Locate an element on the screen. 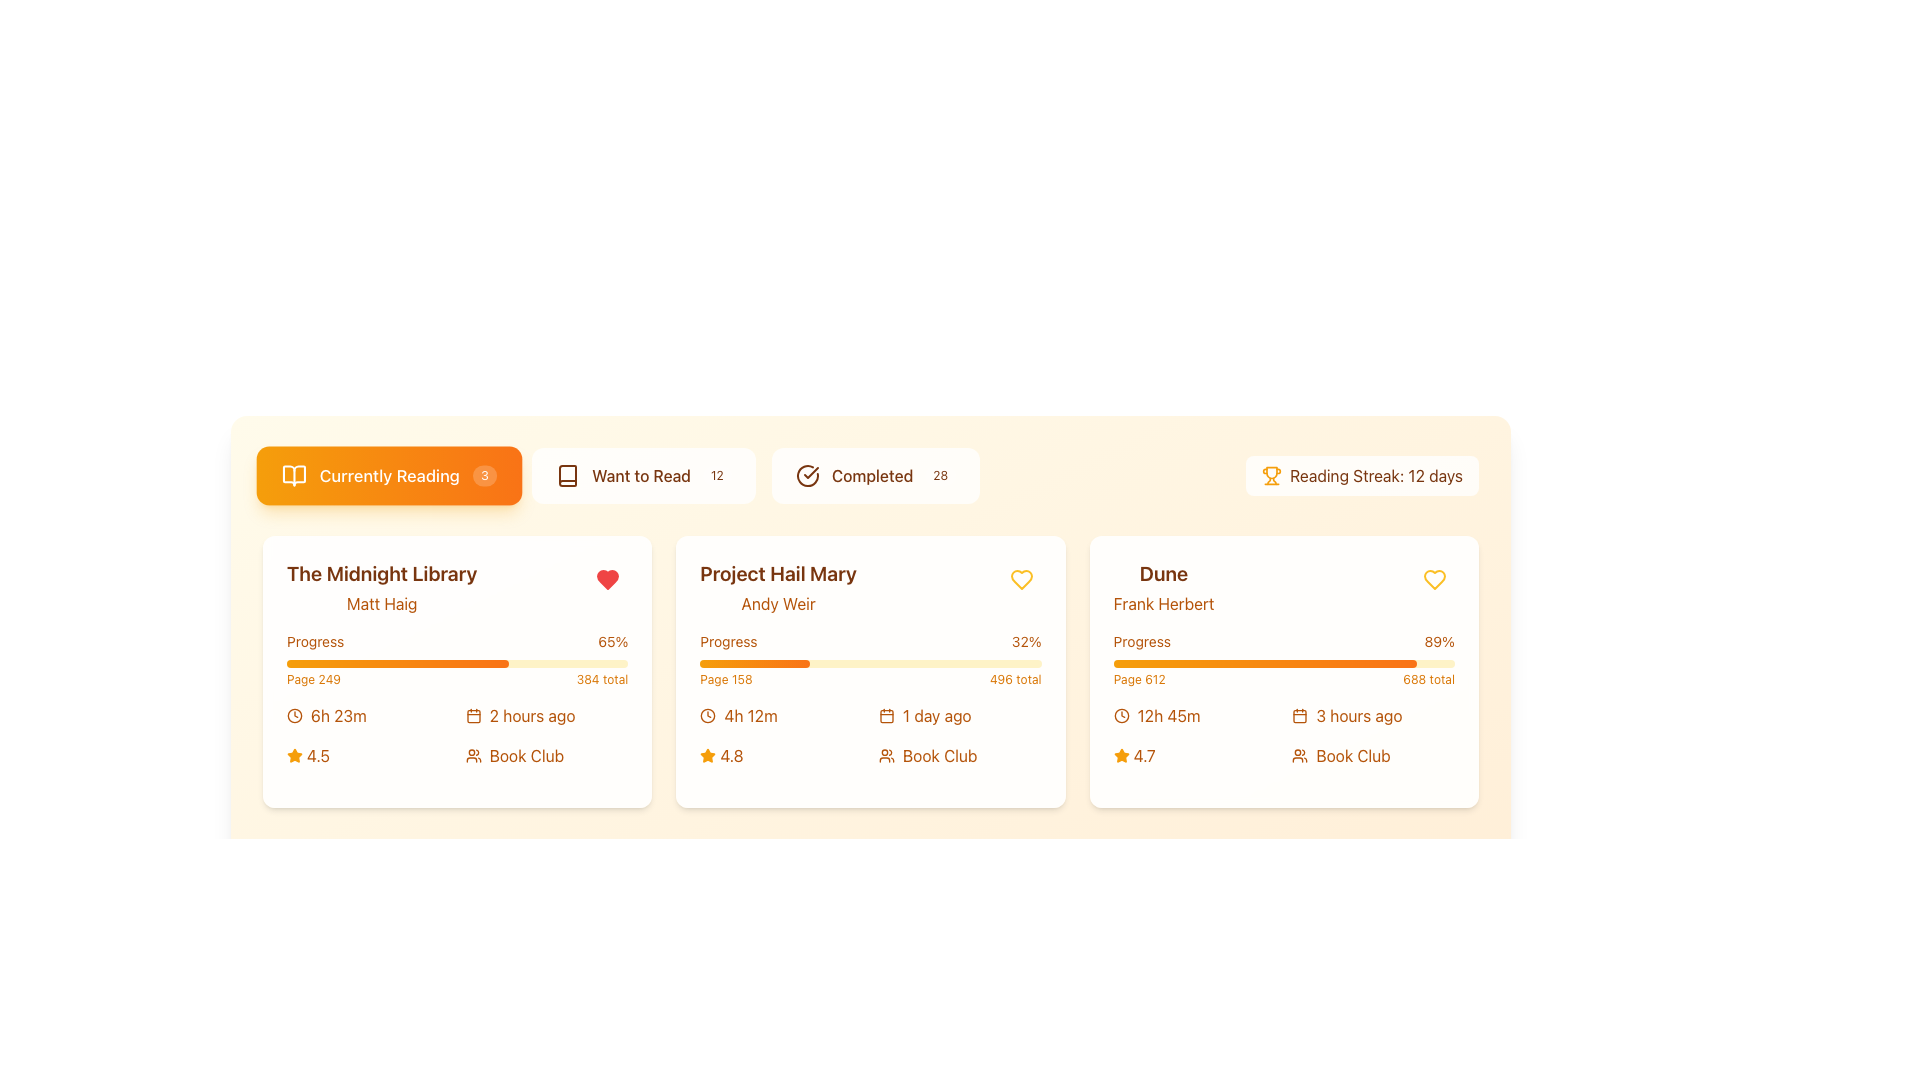 The width and height of the screenshot is (1920, 1080). the icon indicating the elapsed reading time for the item 'Project Hail Mary', located in the second column of a four-column grid layout within the card labeled 'Project Hail Mary' is located at coordinates (780, 715).